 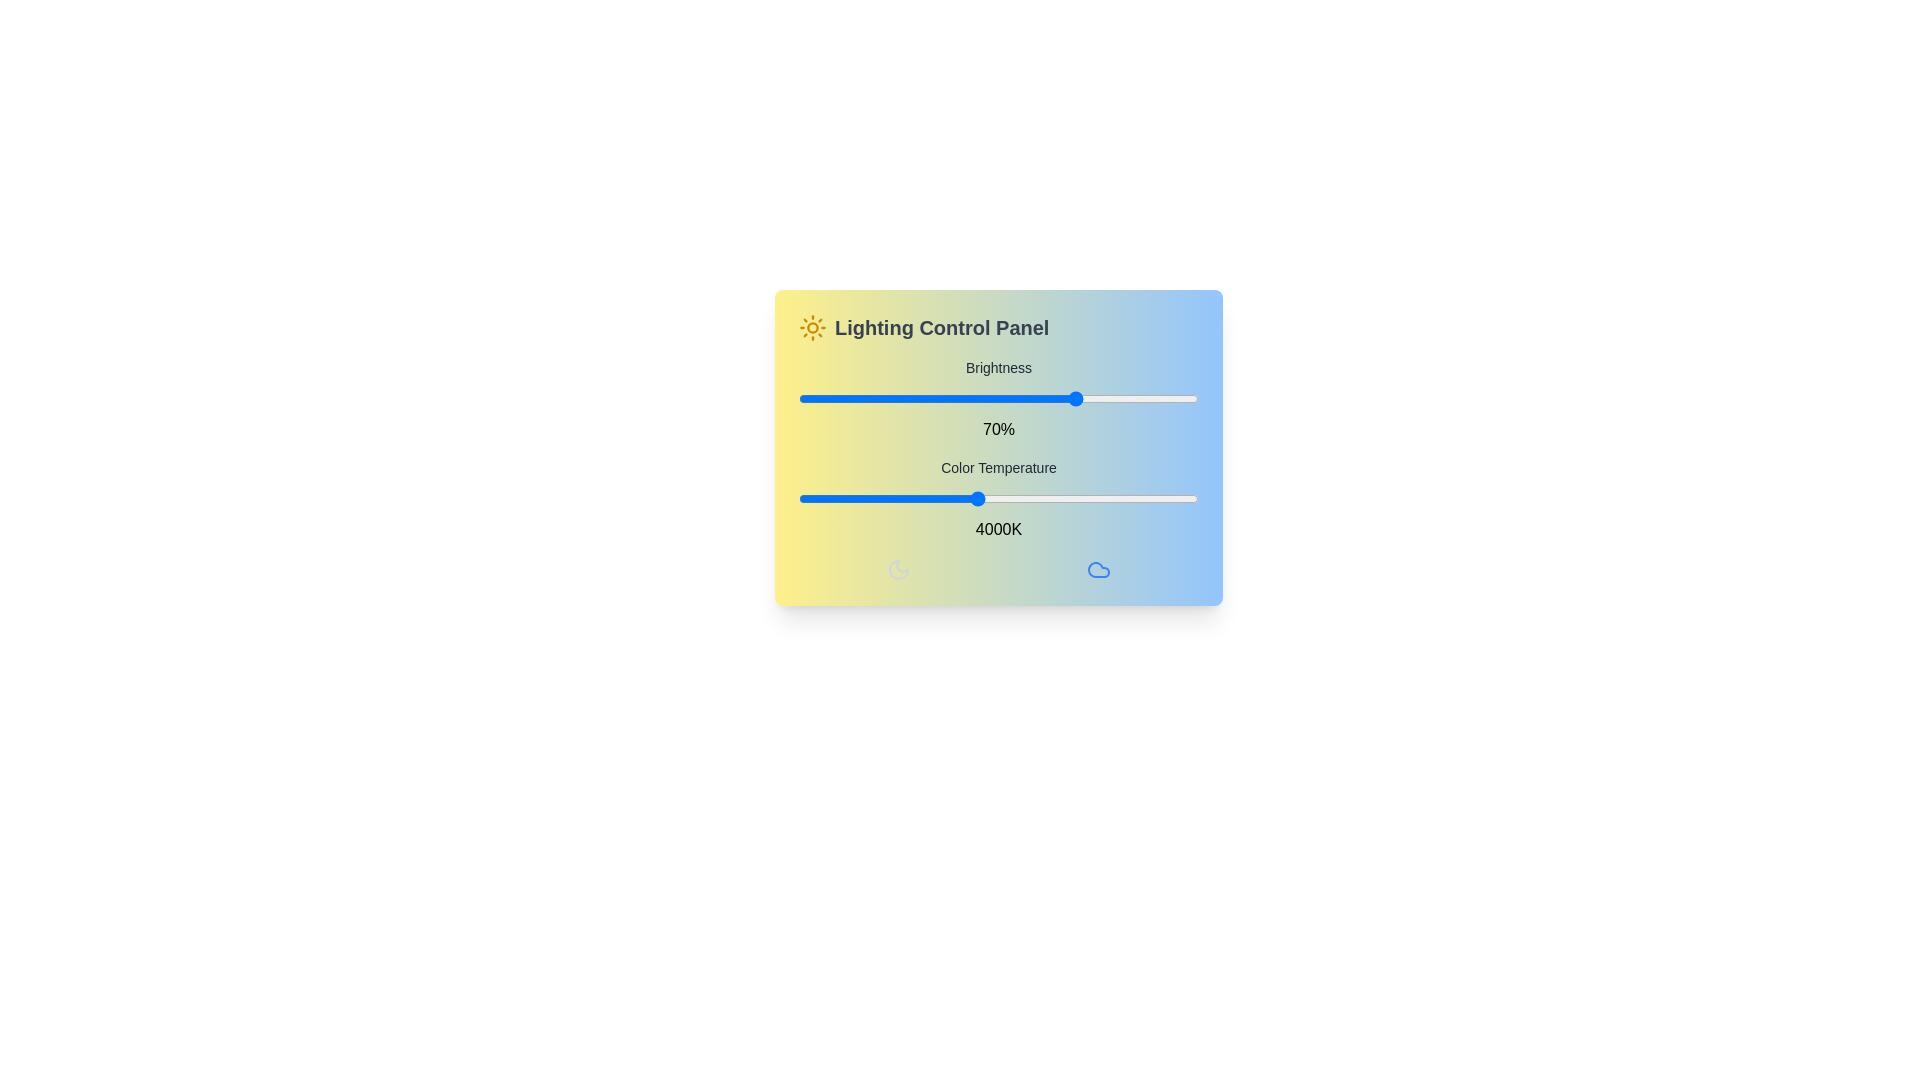 I want to click on the color temperature slider to 5931 K, so click(x=1148, y=497).